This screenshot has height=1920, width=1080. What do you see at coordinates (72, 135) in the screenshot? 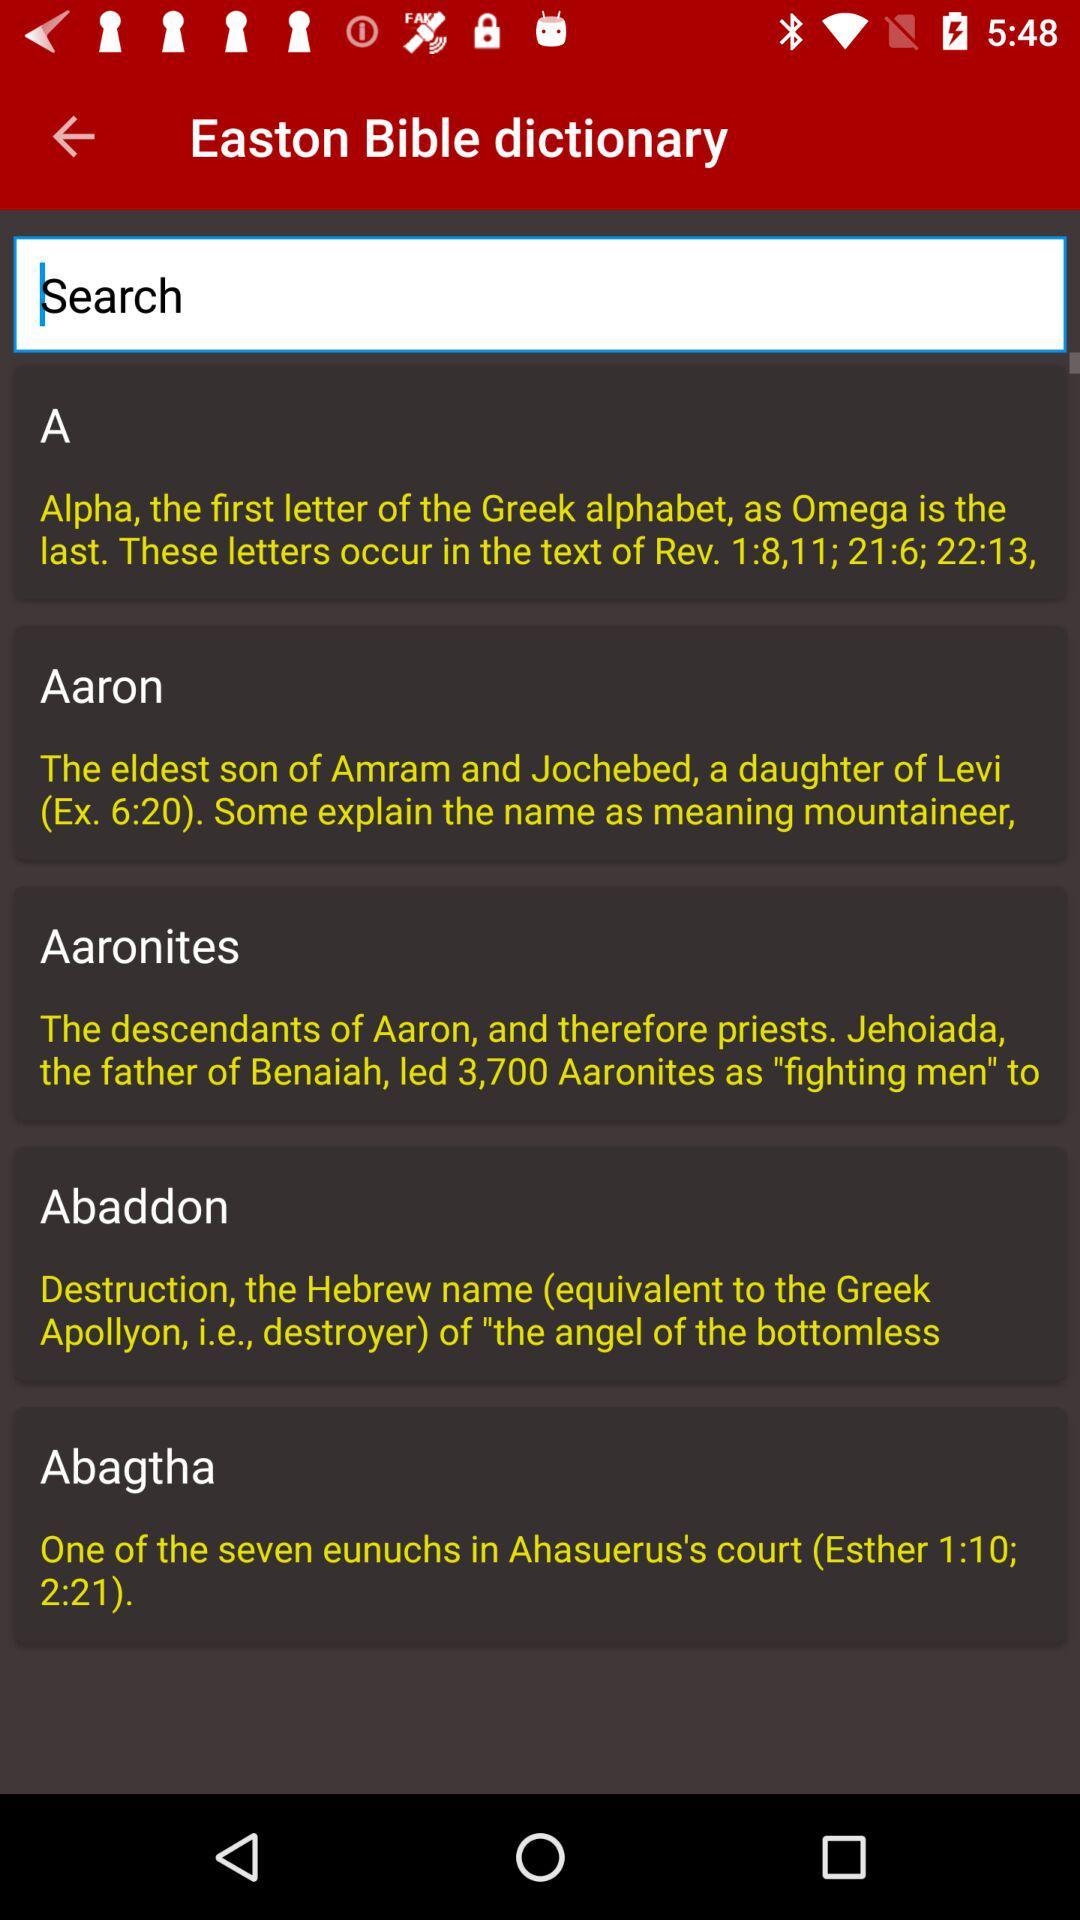
I see `icon at the top left corner` at bounding box center [72, 135].